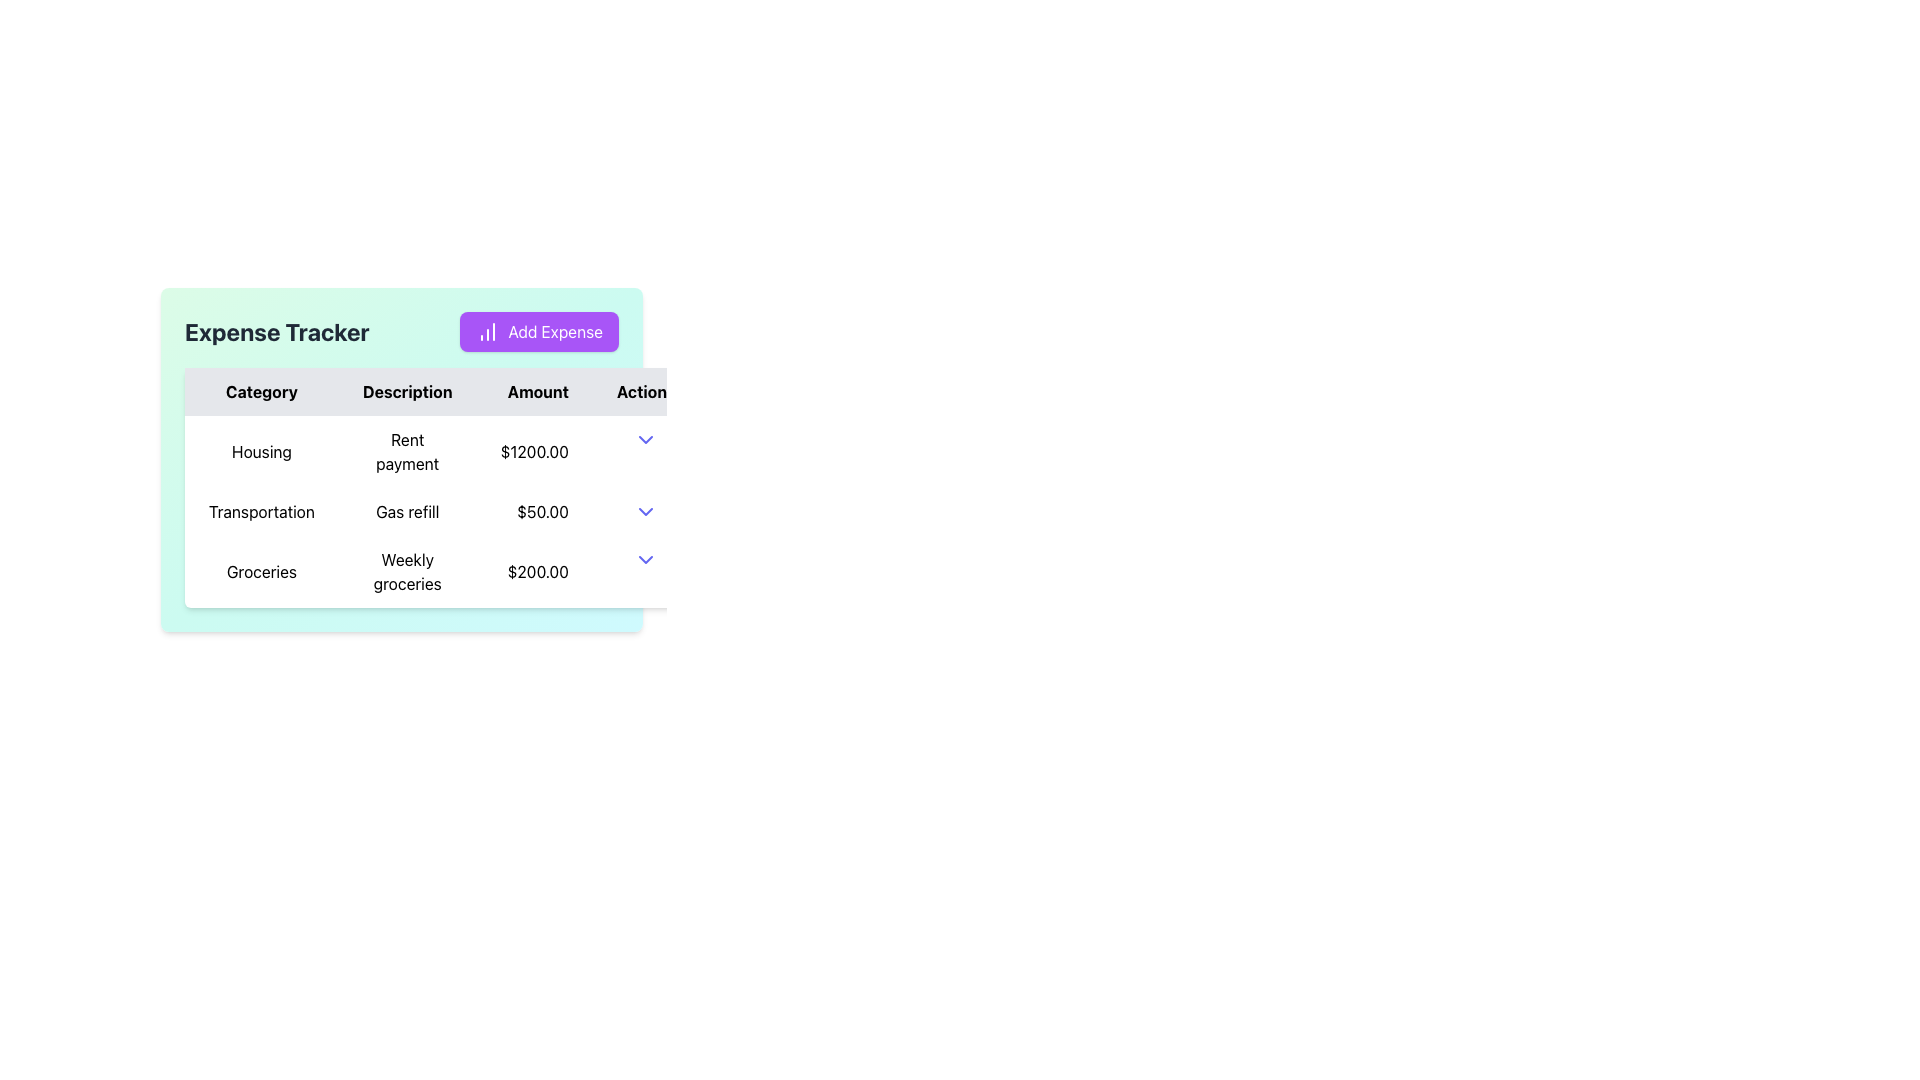 The image size is (1920, 1080). What do you see at coordinates (406, 451) in the screenshot?
I see `the 'Rent payment' text label located in the second column of the table, which is under the 'Description' header` at bounding box center [406, 451].